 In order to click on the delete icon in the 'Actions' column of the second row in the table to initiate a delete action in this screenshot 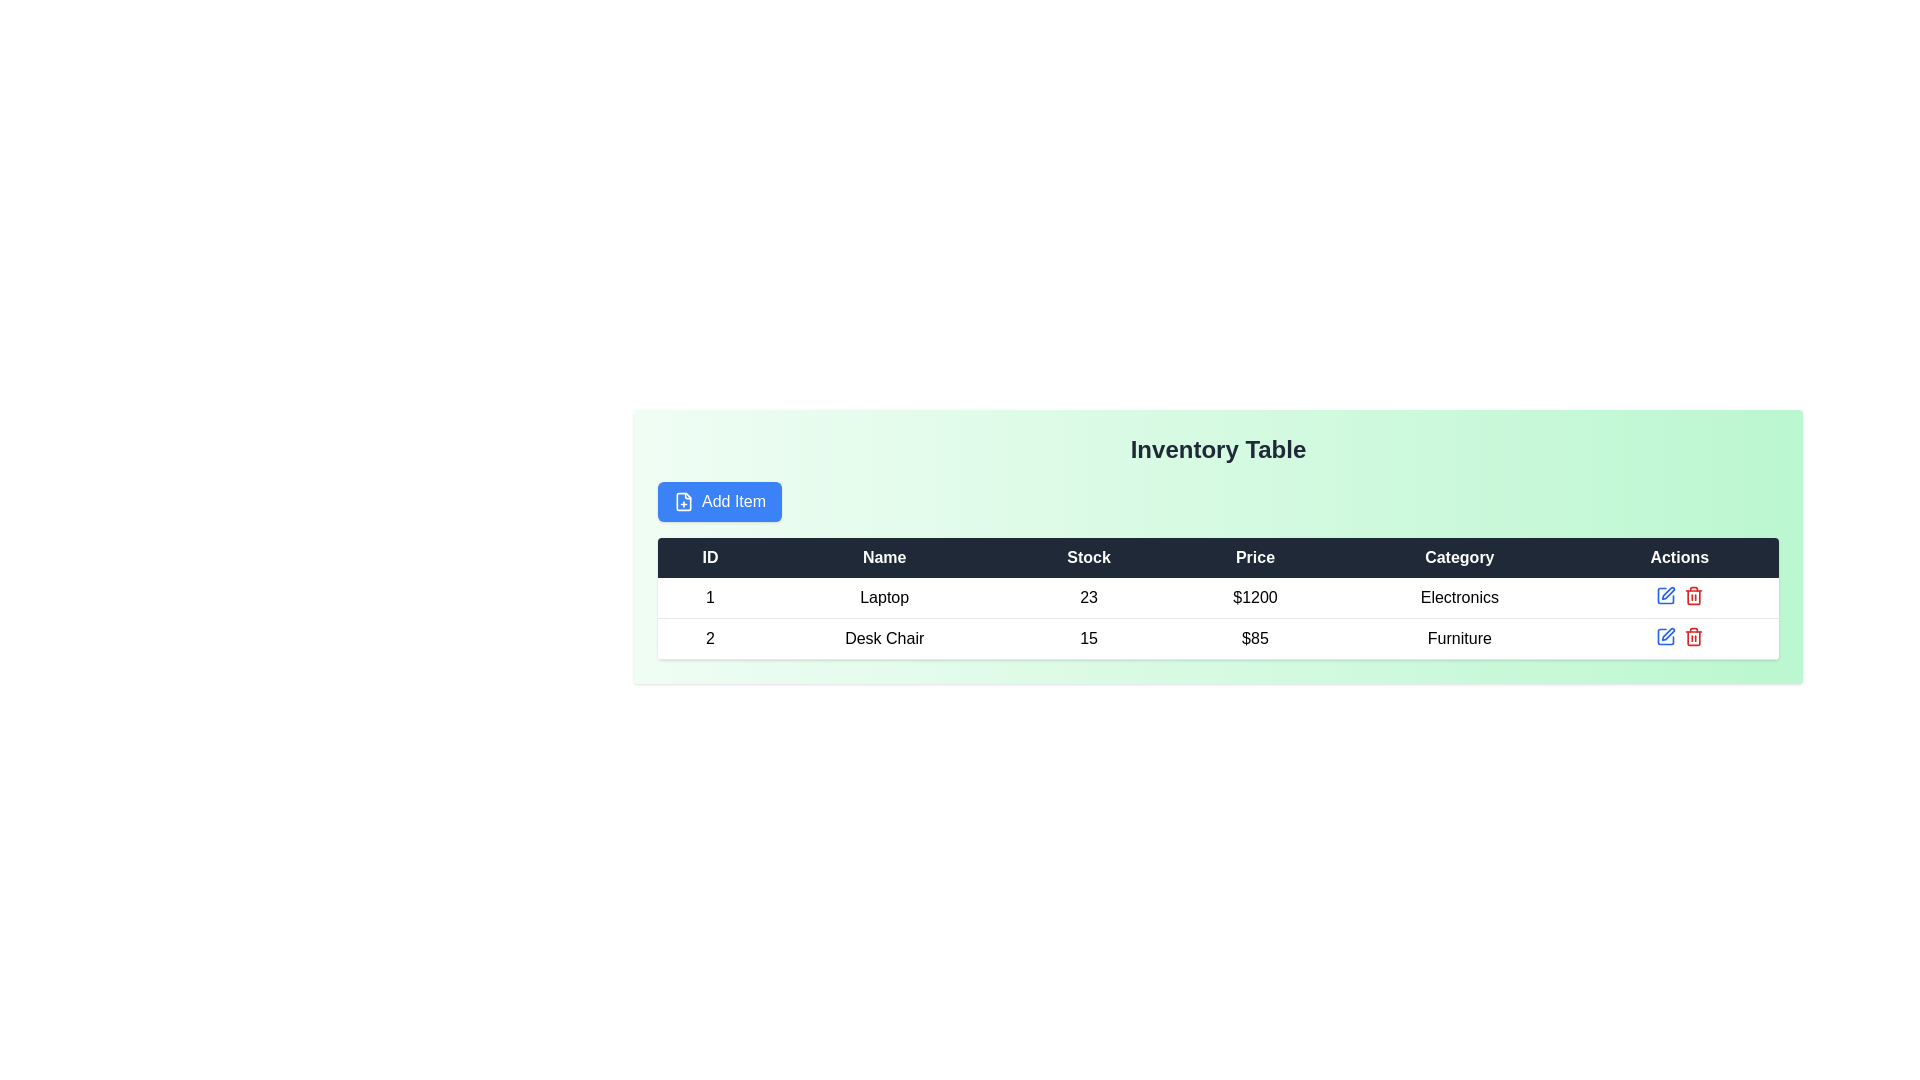, I will do `click(1692, 595)`.